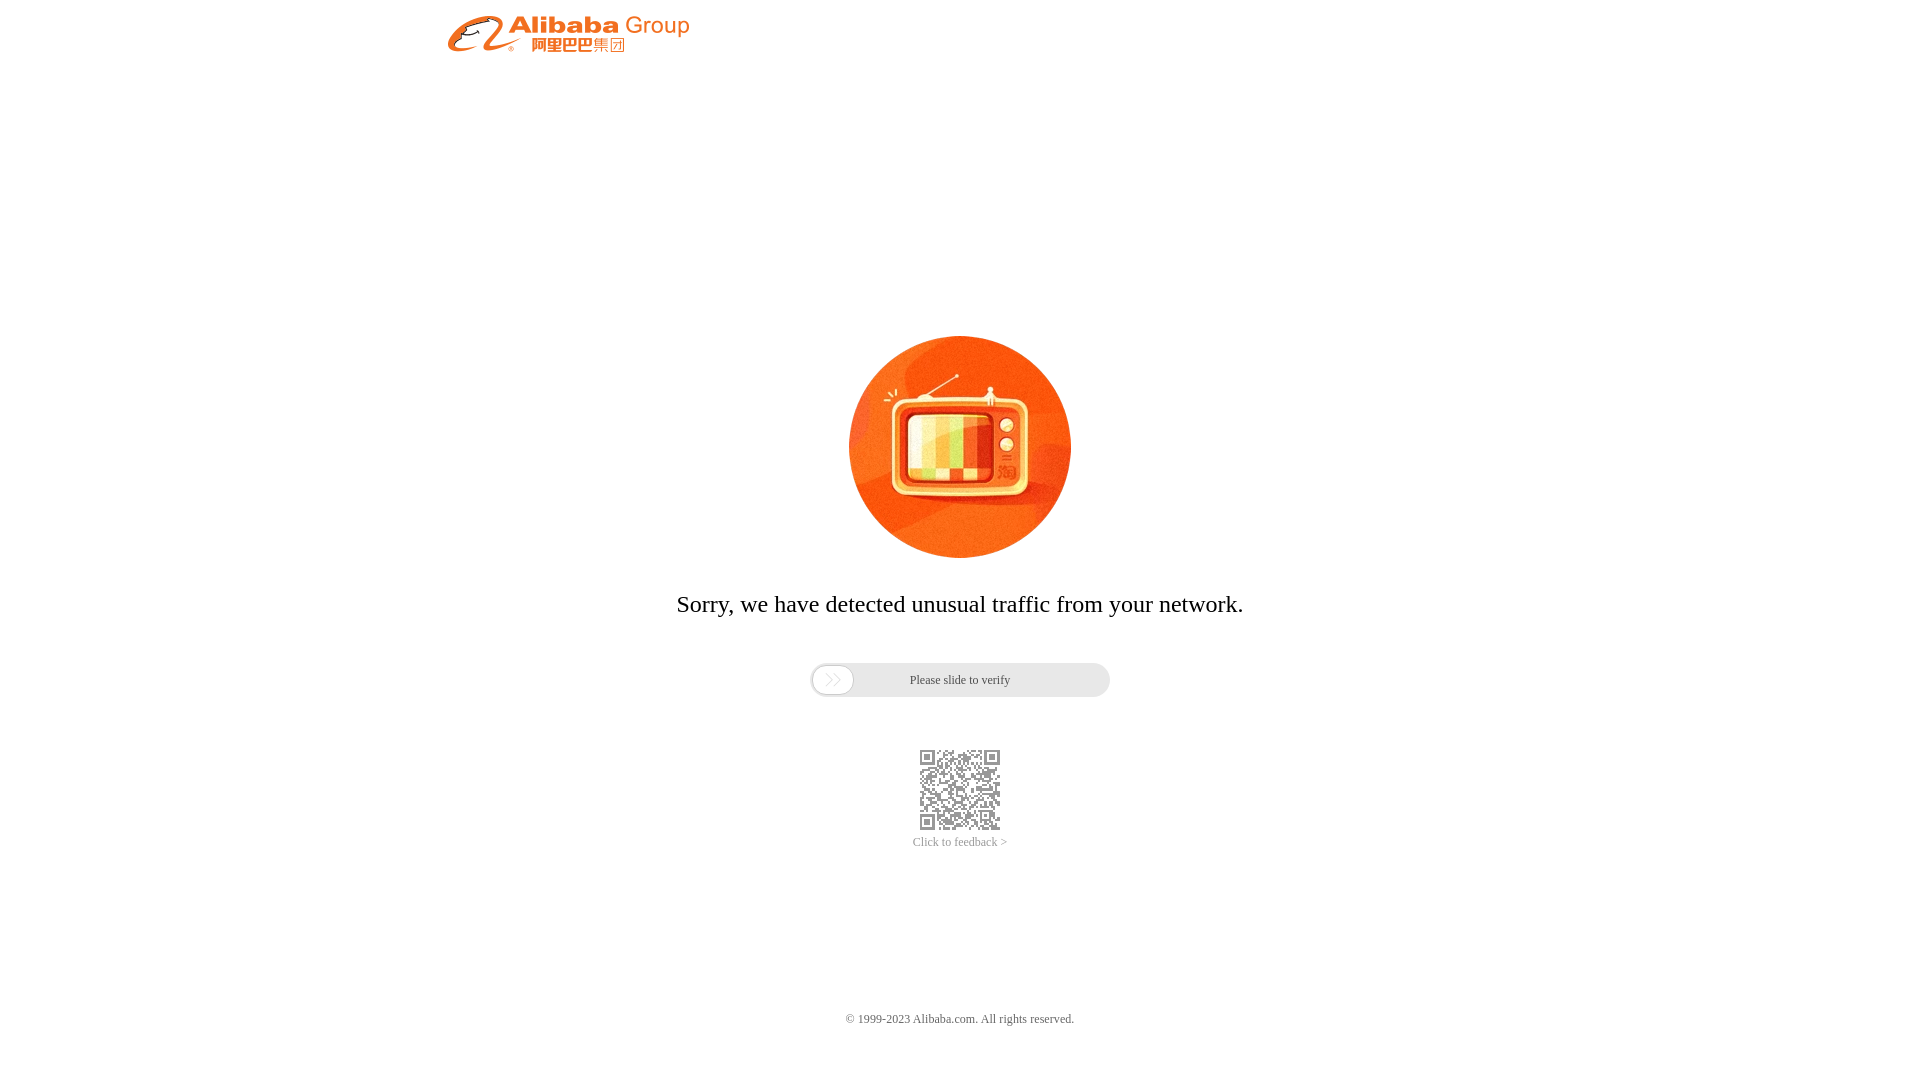 The image size is (1920, 1080). I want to click on 'Click to feedback >', so click(960, 842).